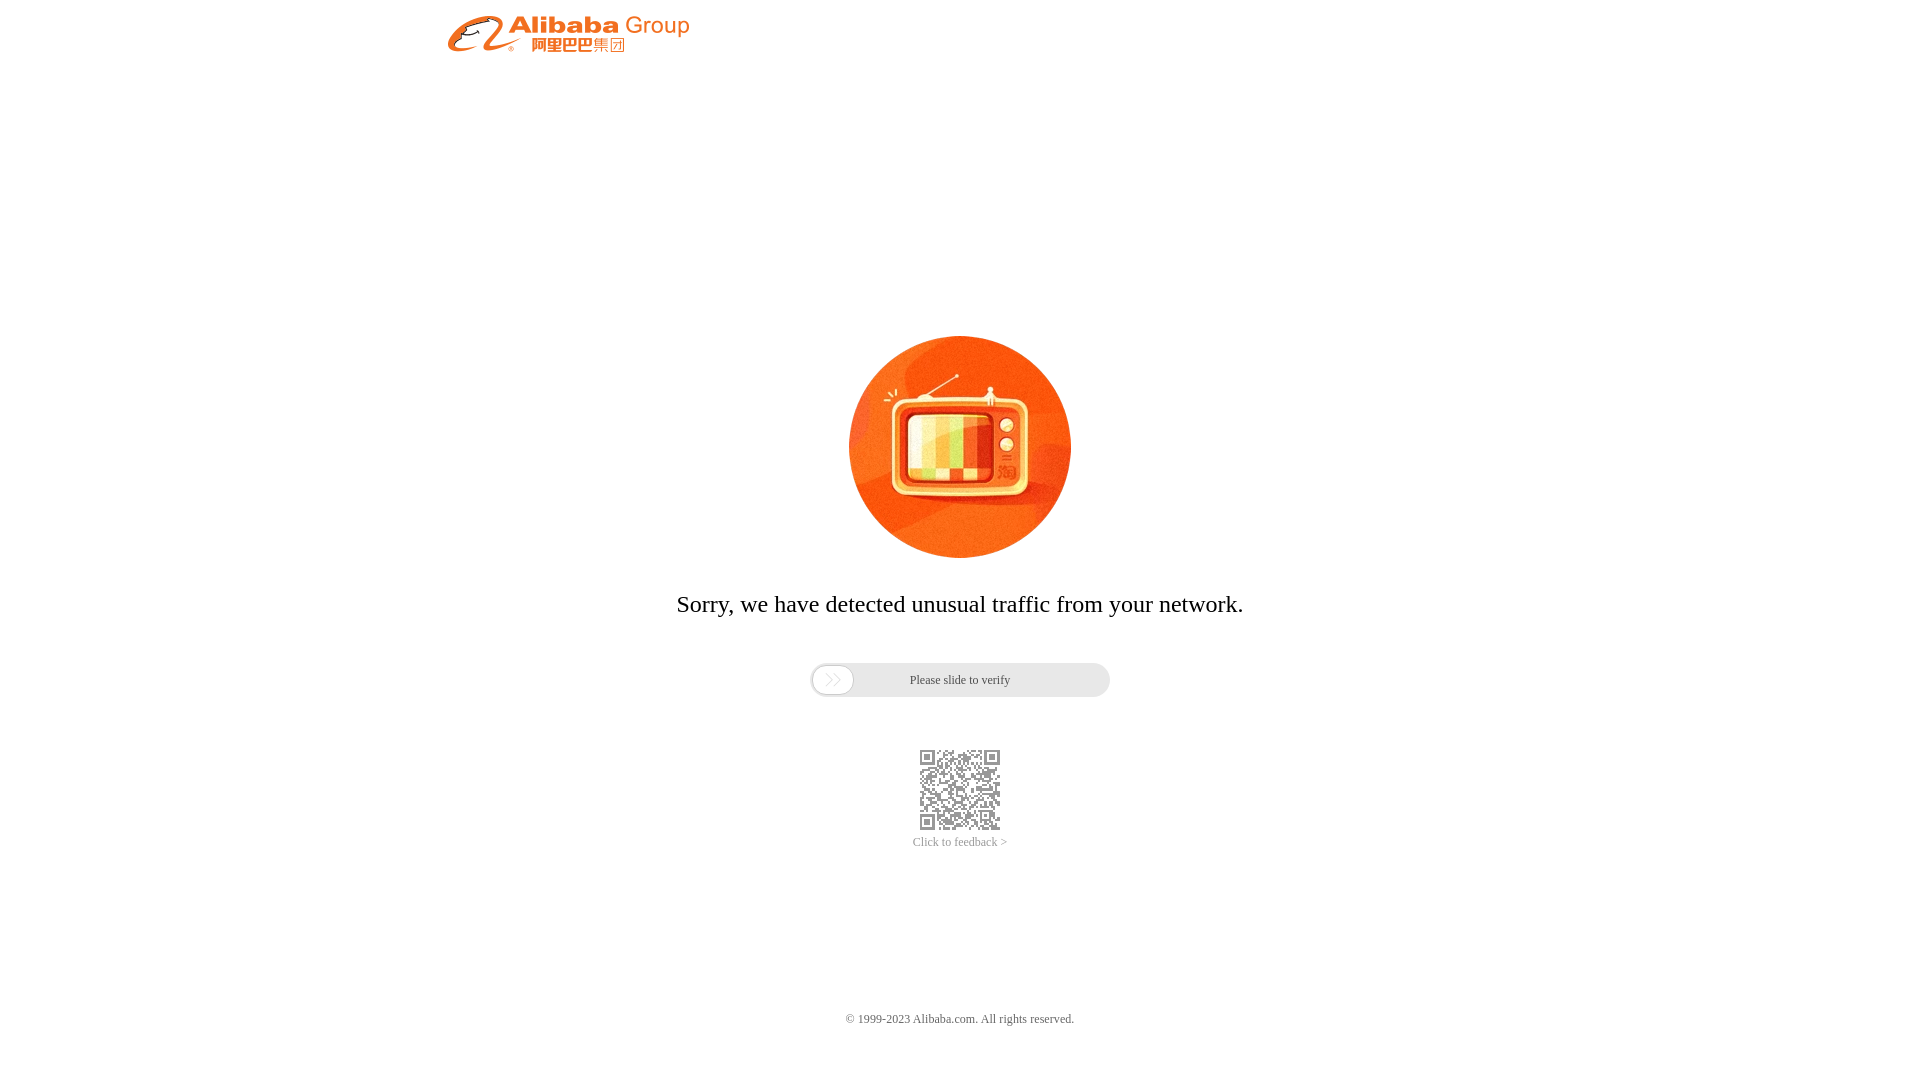 The image size is (1920, 1080). I want to click on 'Click to feedback >', so click(960, 842).